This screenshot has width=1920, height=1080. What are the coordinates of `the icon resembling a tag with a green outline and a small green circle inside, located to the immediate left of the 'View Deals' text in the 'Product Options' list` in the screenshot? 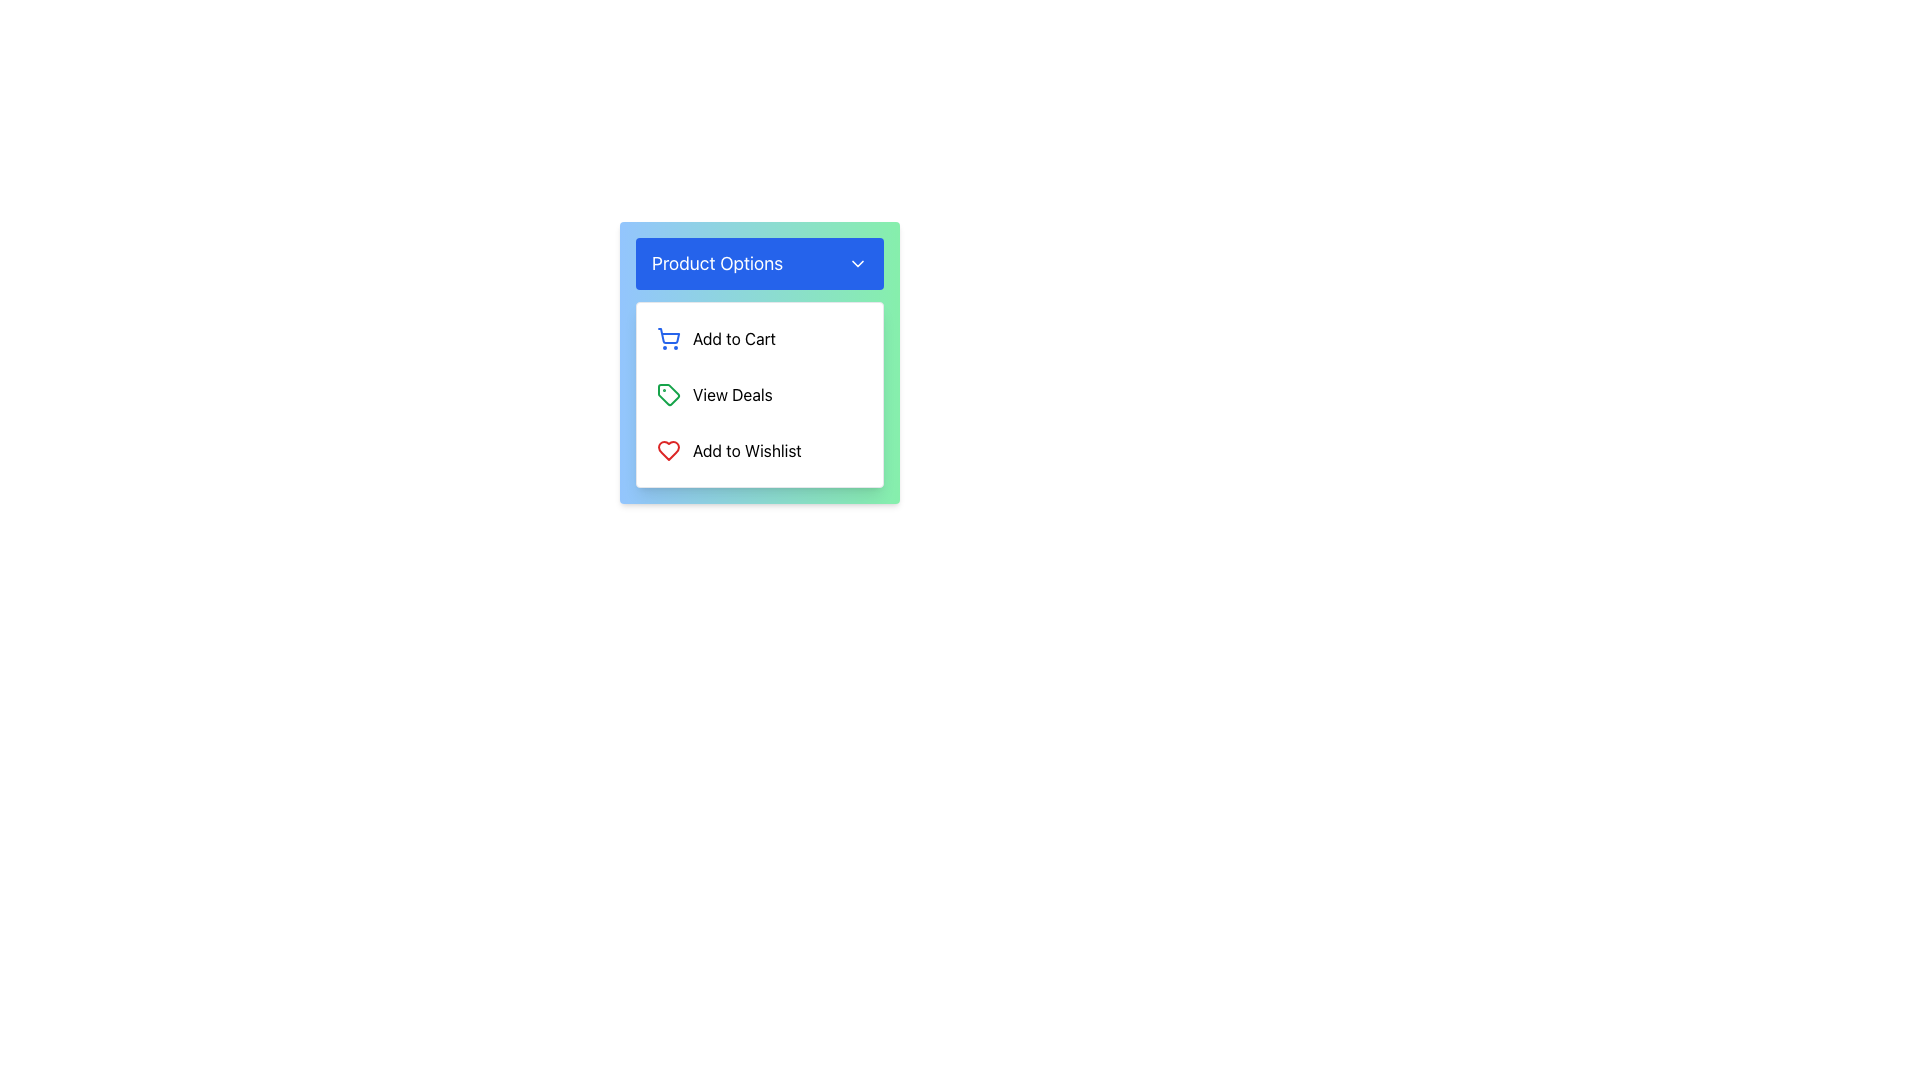 It's located at (668, 394).